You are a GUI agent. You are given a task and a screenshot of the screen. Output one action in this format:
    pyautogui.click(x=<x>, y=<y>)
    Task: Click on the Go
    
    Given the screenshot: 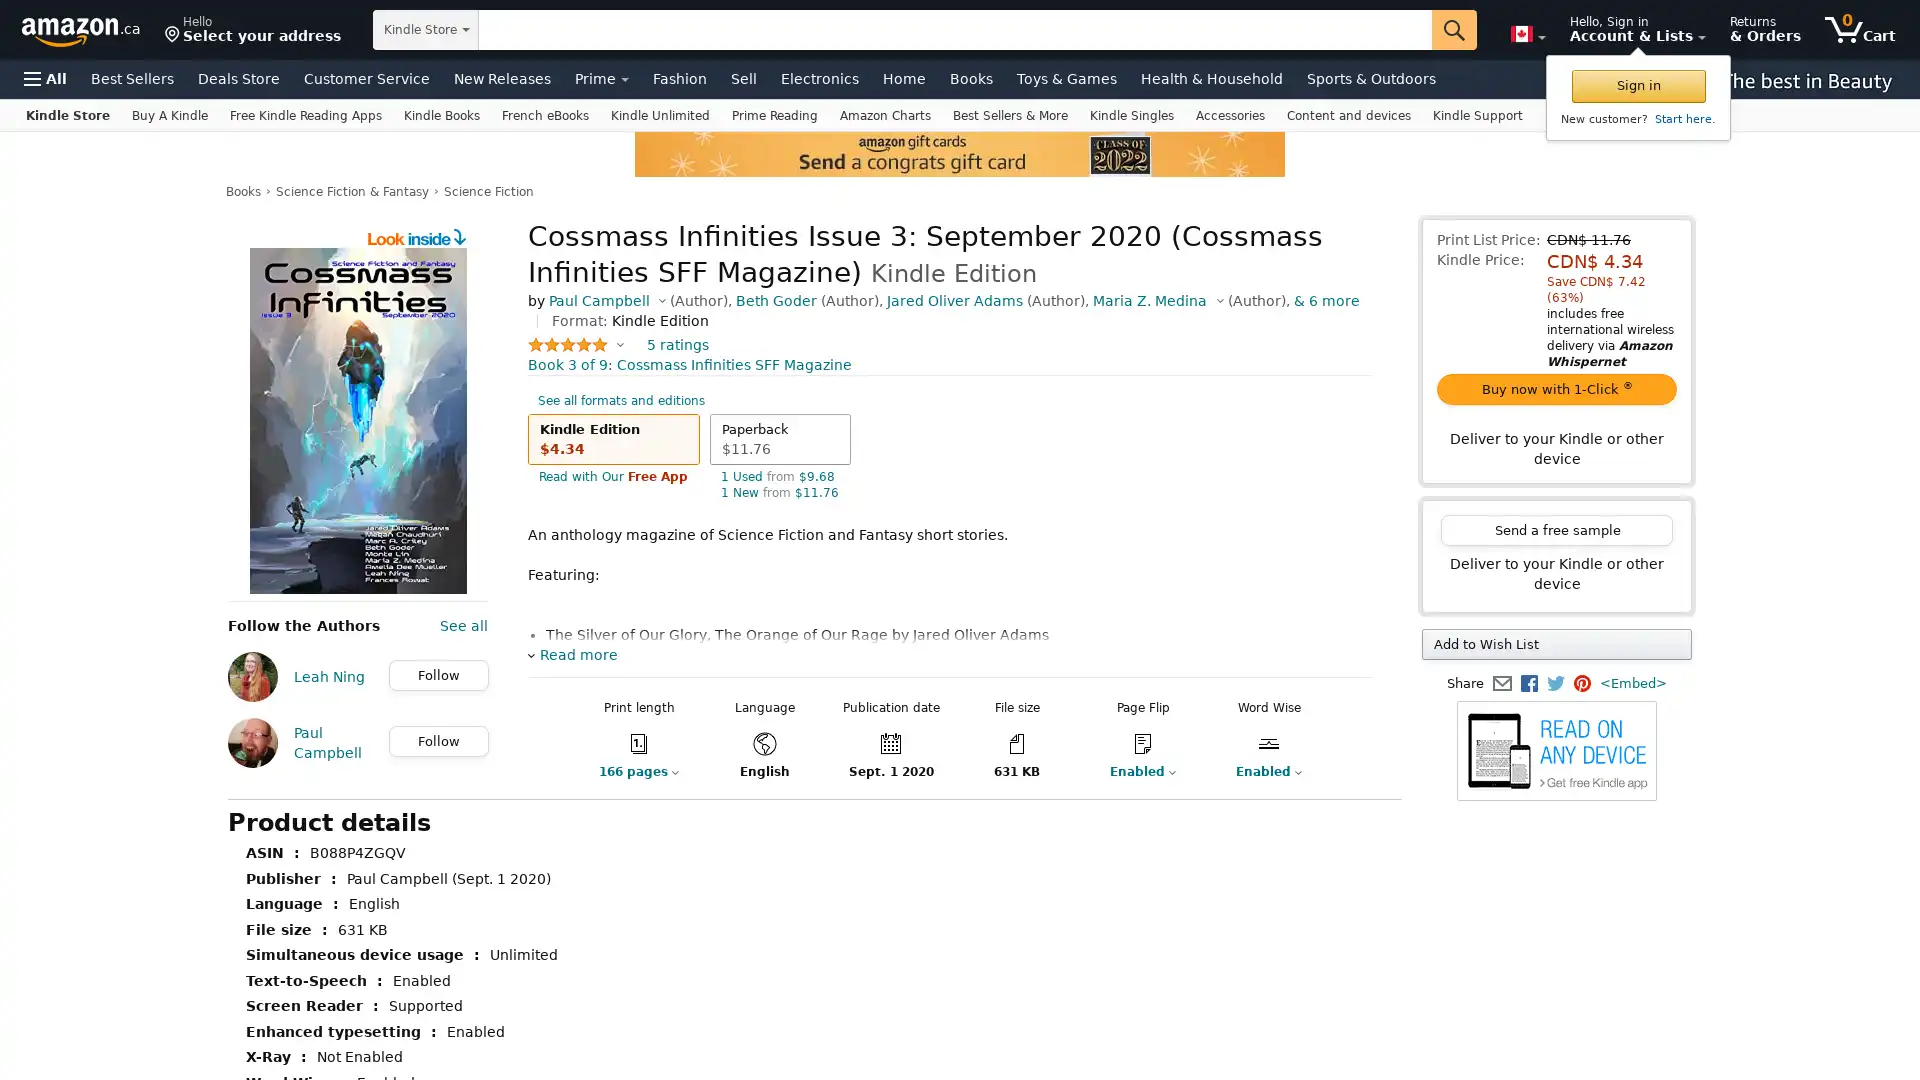 What is the action you would take?
    pyautogui.click(x=1454, y=30)
    